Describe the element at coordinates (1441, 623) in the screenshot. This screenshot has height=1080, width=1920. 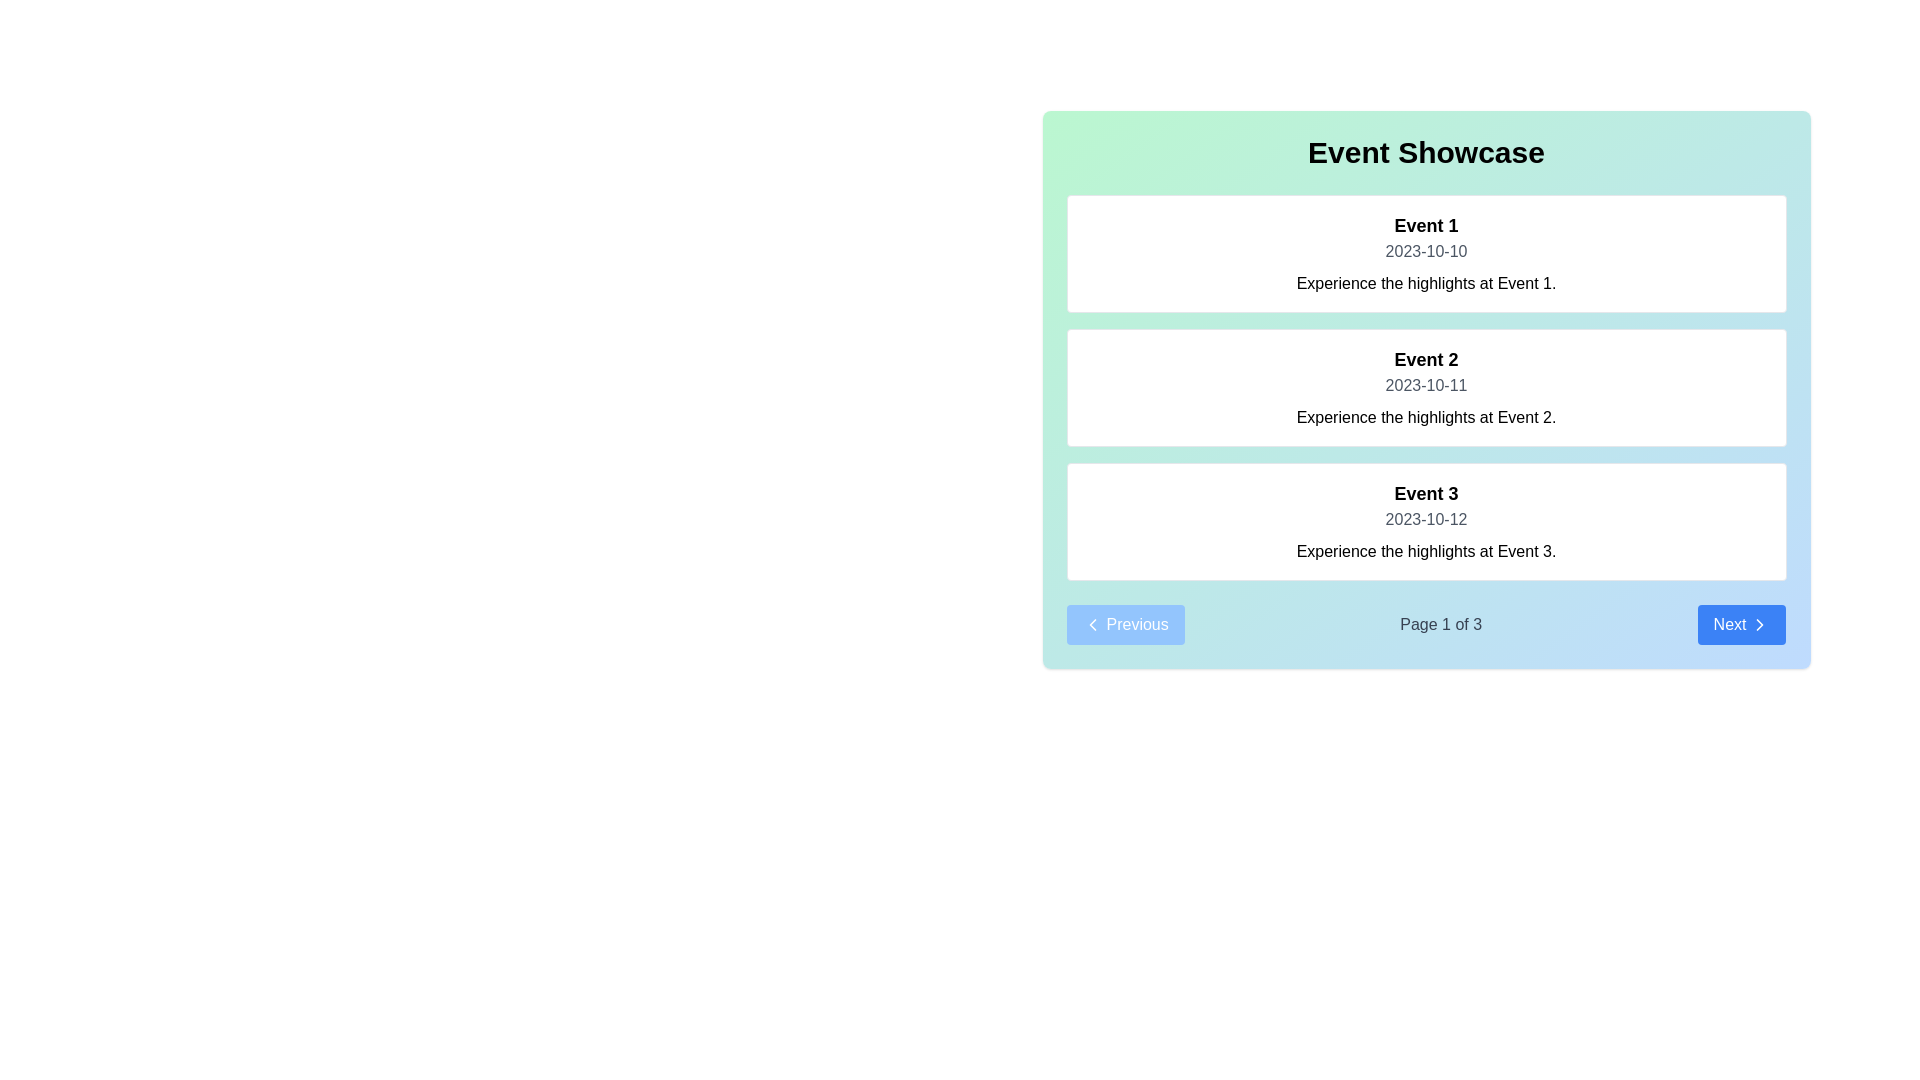
I see `the text element that displays the current page number and total number of pages, which is centrally located in the navigation bar between the 'Previous' and 'Next' buttons` at that location.